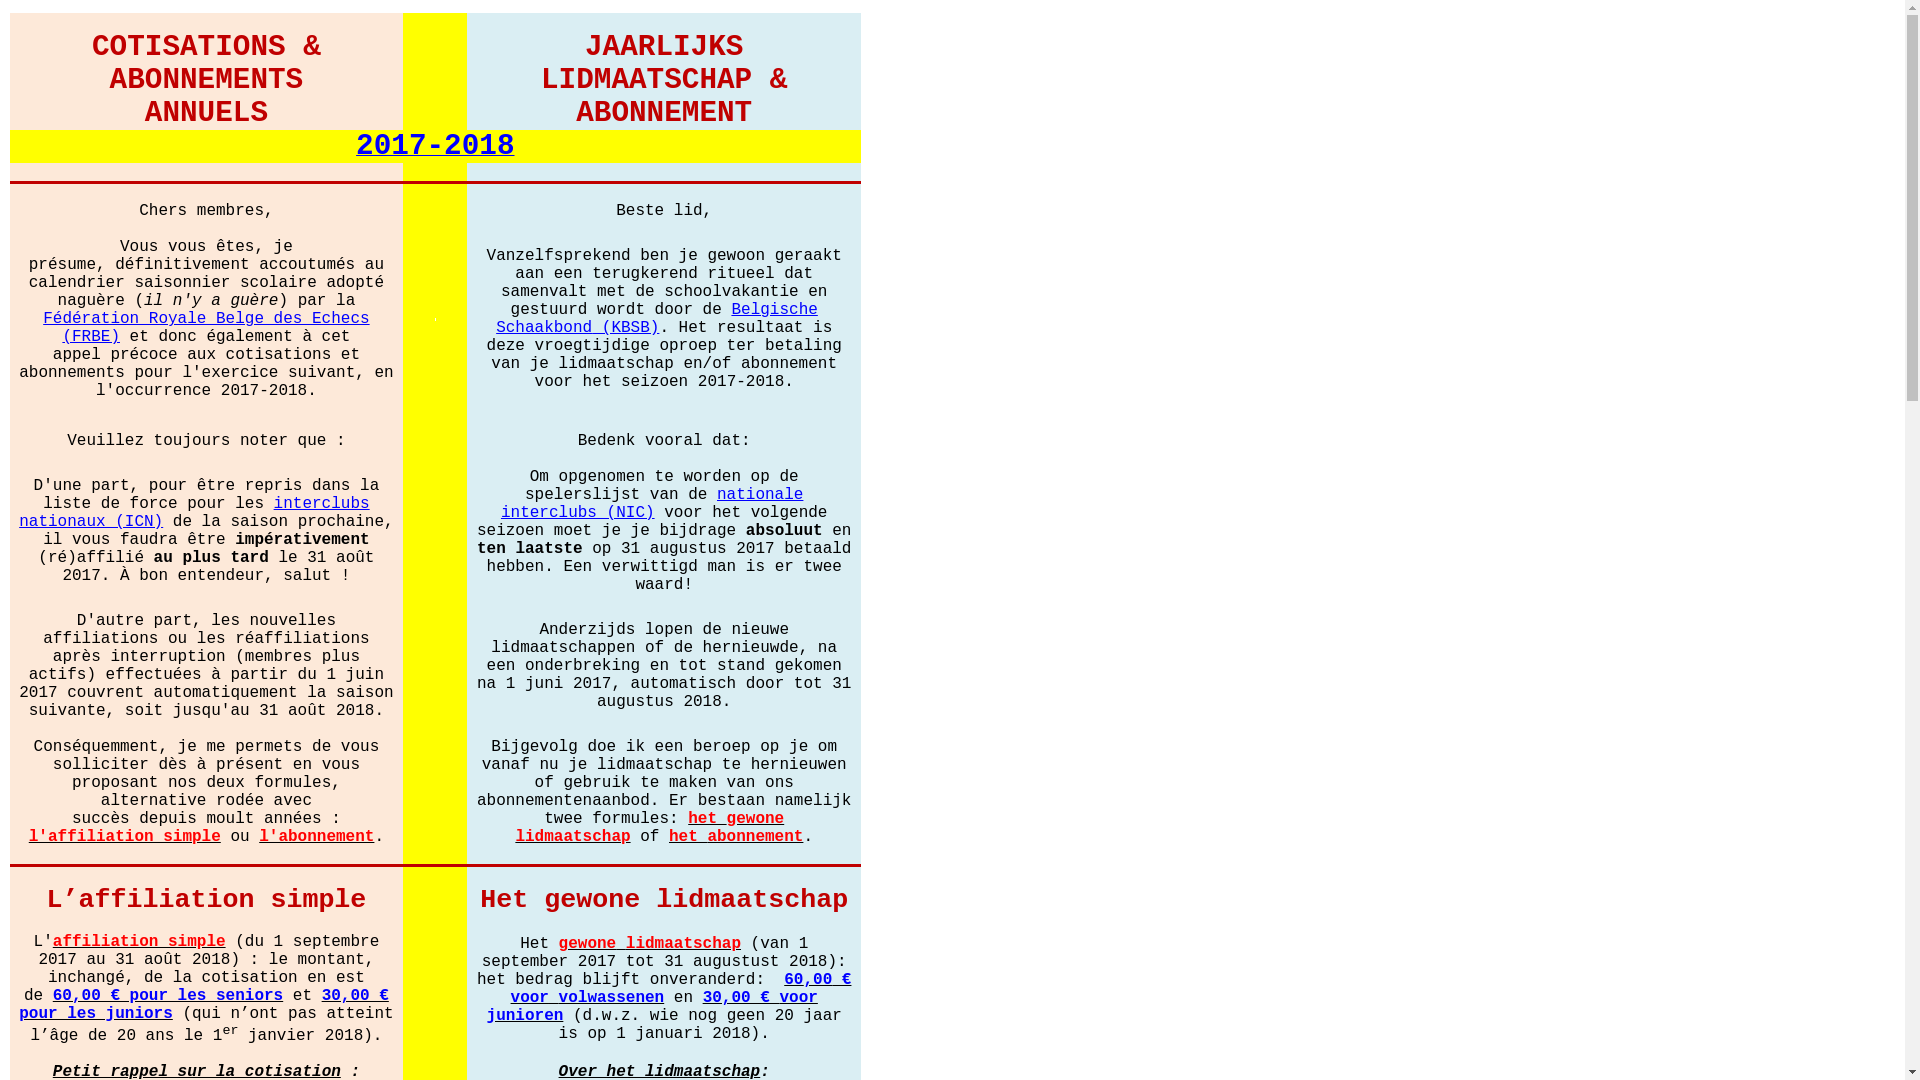 This screenshot has width=1920, height=1080. What do you see at coordinates (193, 510) in the screenshot?
I see `'interclubs nationaux (ICN)'` at bounding box center [193, 510].